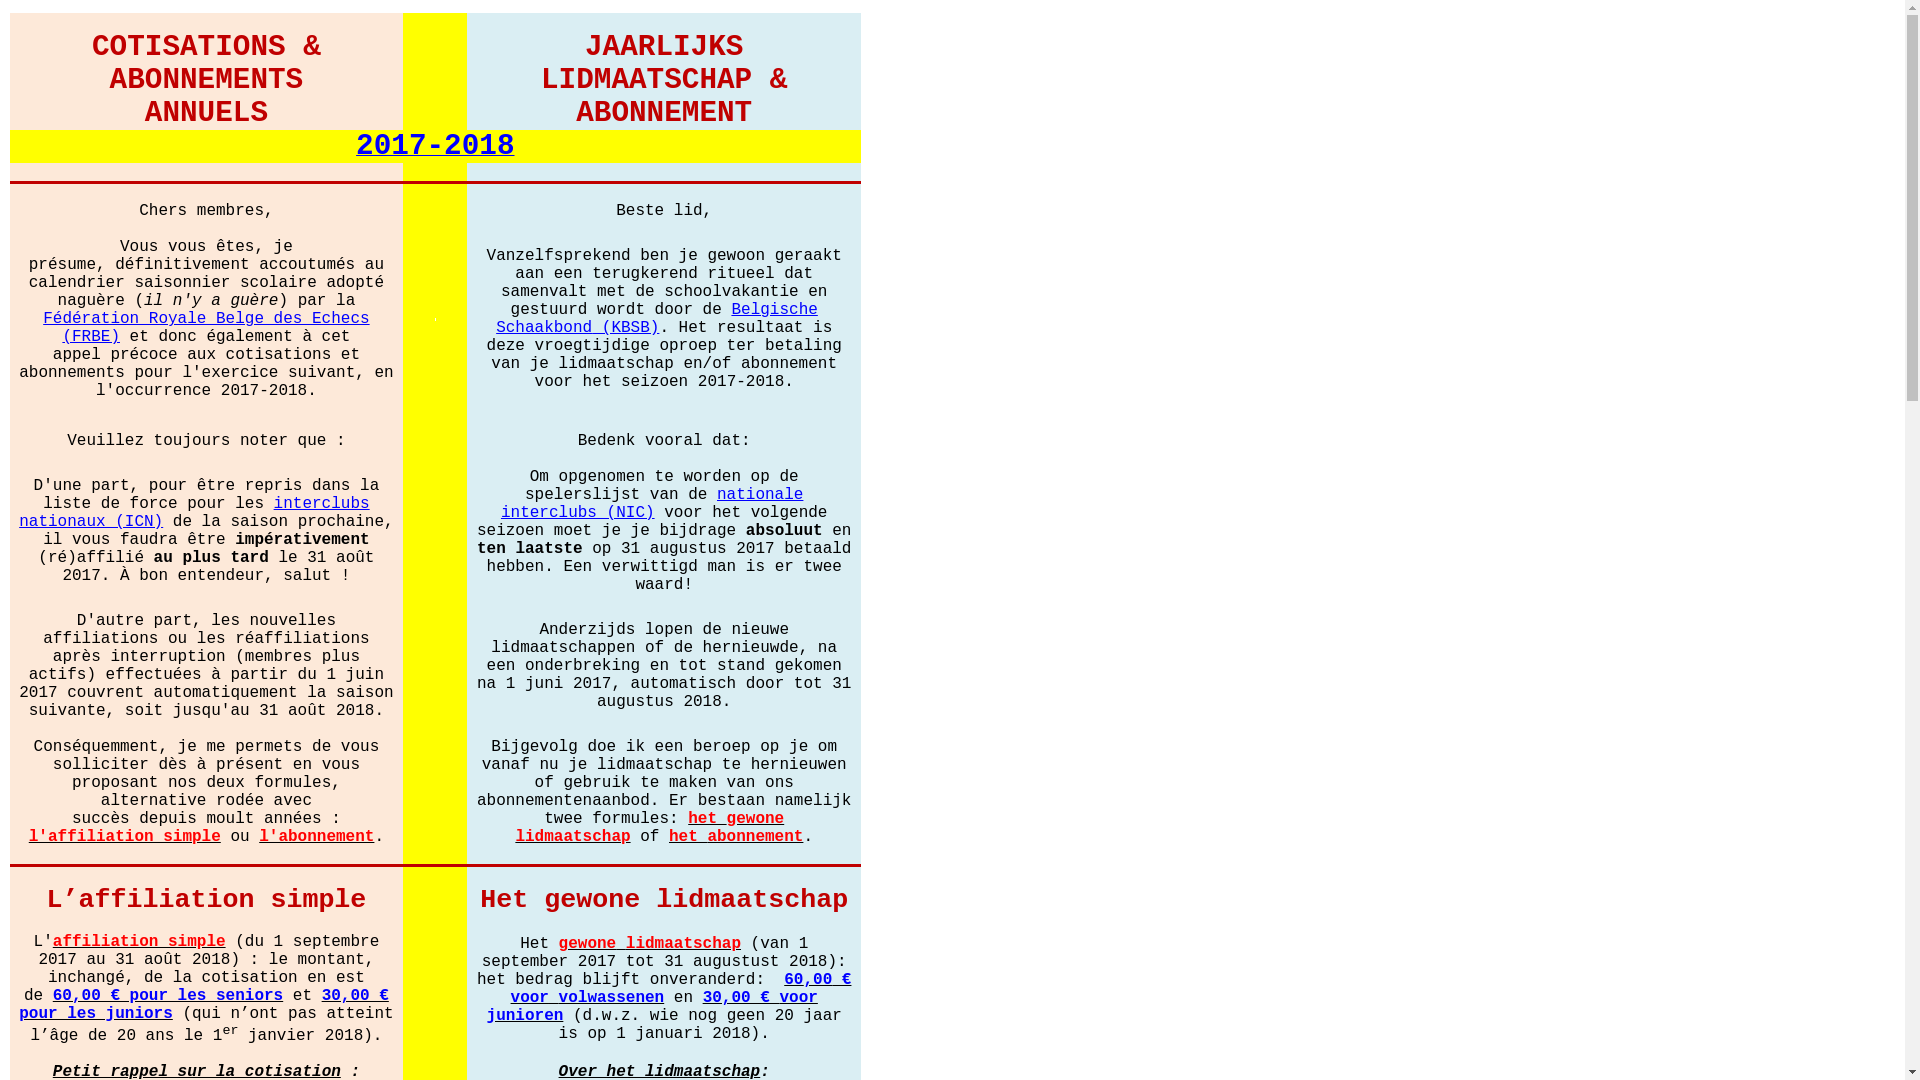 This screenshot has width=1920, height=1080. What do you see at coordinates (193, 510) in the screenshot?
I see `'interclubs nationaux (ICN)'` at bounding box center [193, 510].